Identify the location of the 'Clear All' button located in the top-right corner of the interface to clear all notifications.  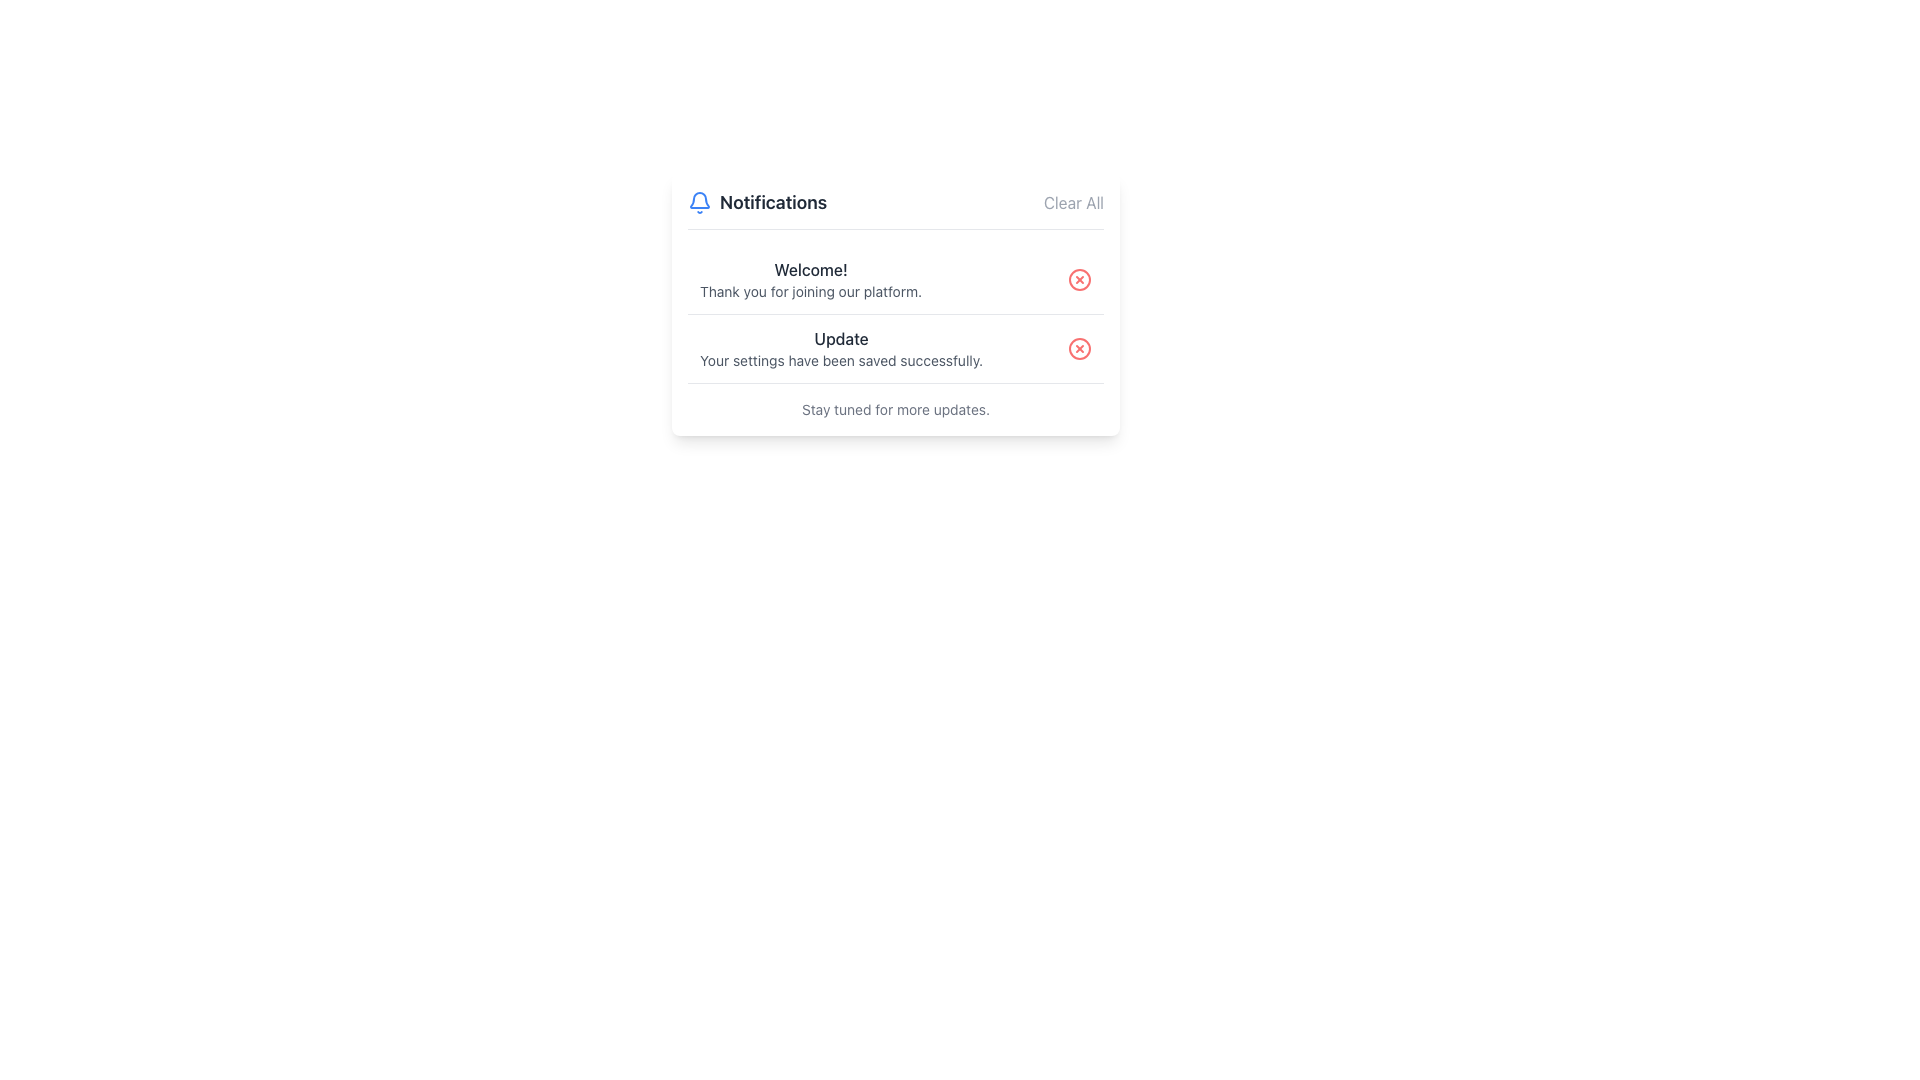
(1072, 203).